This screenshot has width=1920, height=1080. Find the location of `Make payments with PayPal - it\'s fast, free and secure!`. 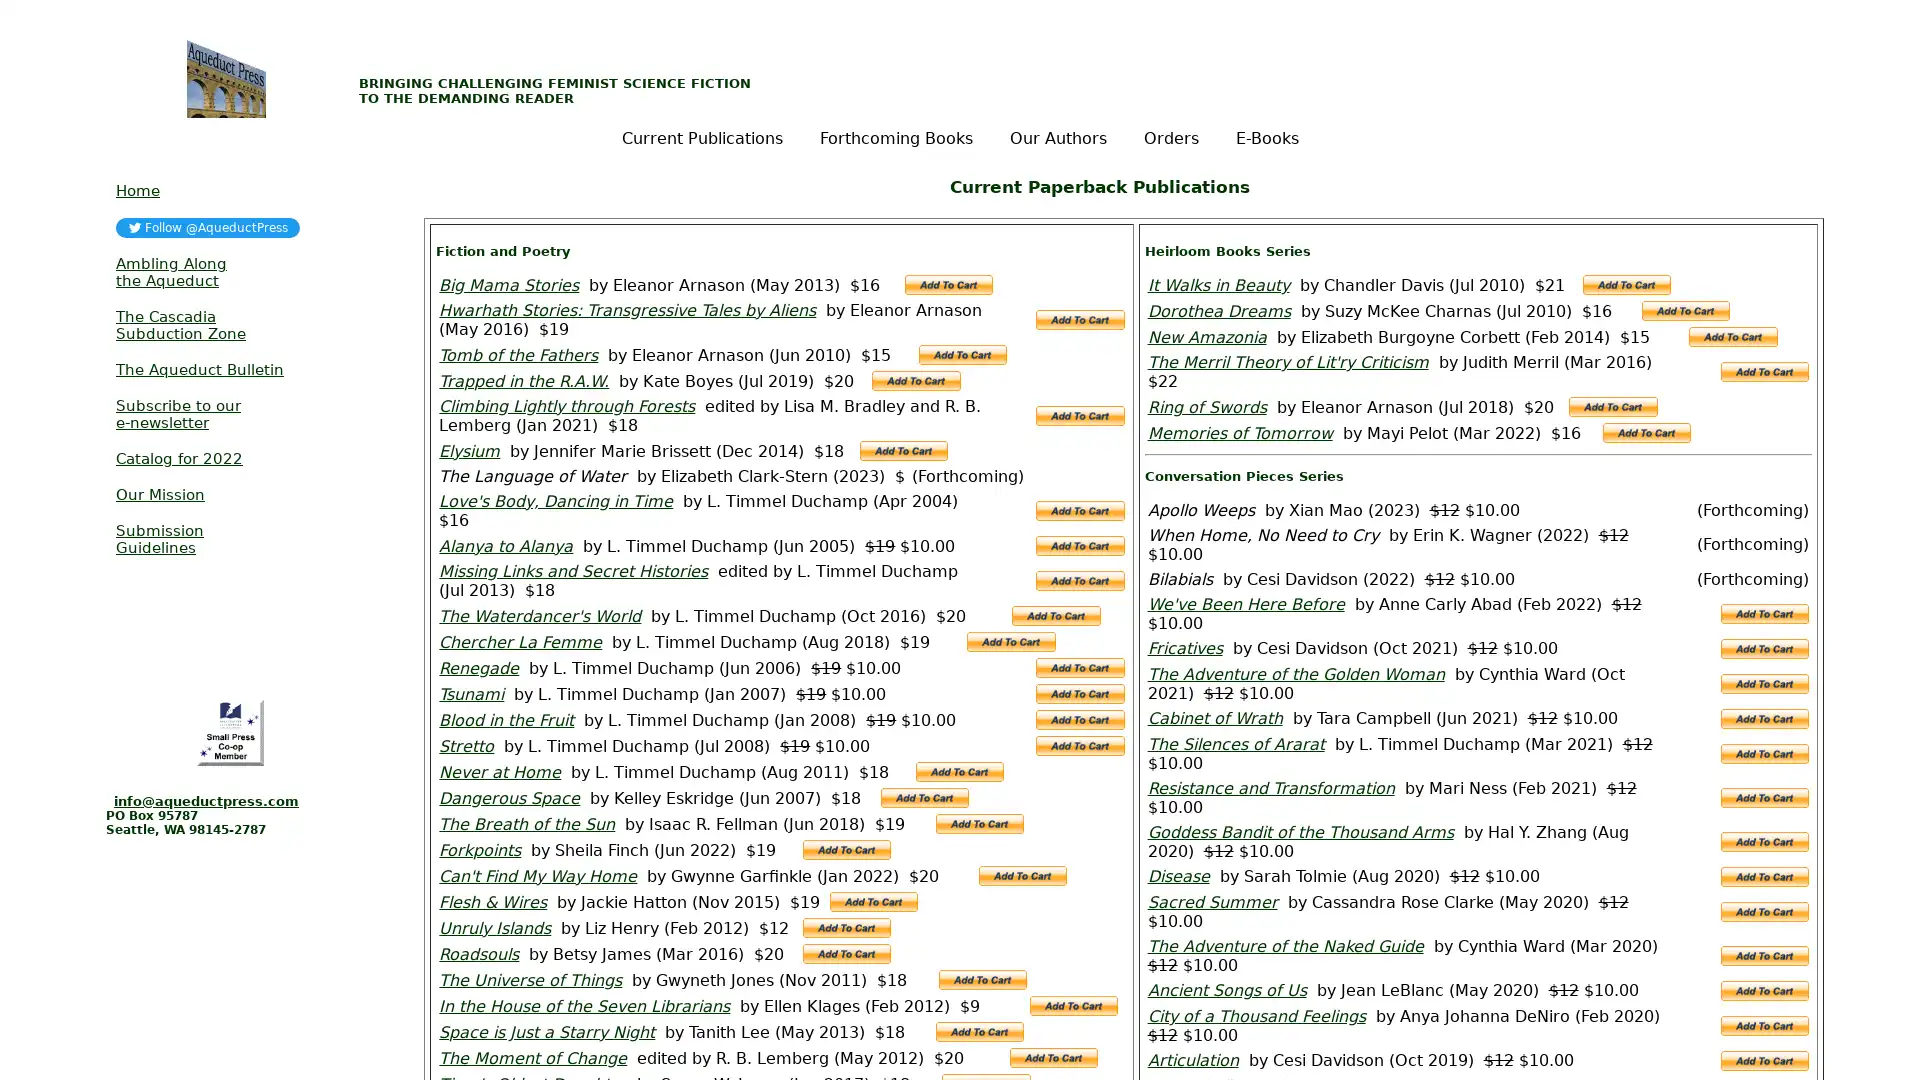

Make payments with PayPal - it\'s fast, free and secure! is located at coordinates (1079, 720).